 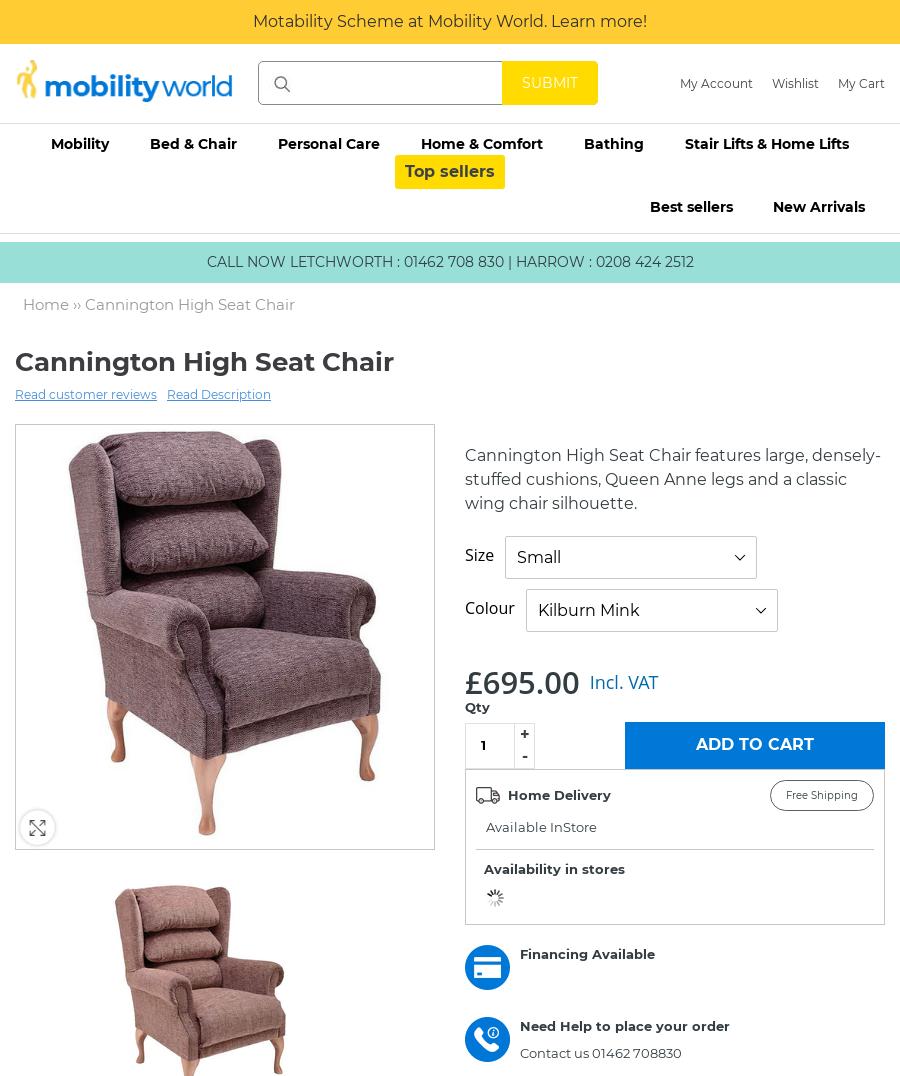 I want to click on 'Read customer reviews', so click(x=85, y=393).